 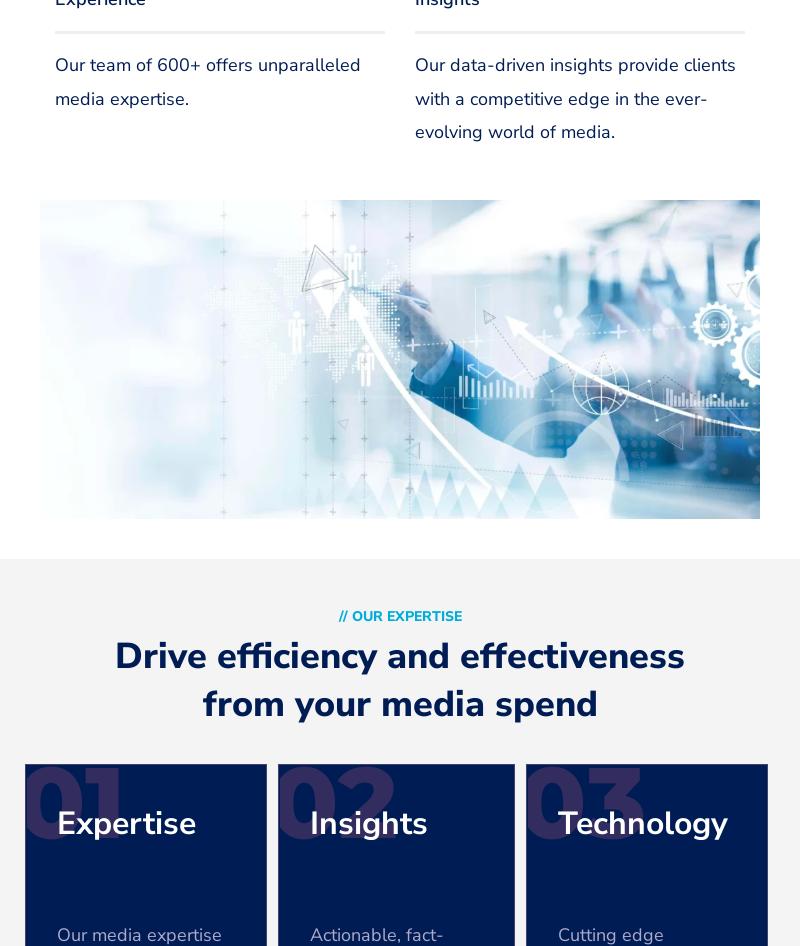 What do you see at coordinates (367, 823) in the screenshot?
I see `'Insights'` at bounding box center [367, 823].